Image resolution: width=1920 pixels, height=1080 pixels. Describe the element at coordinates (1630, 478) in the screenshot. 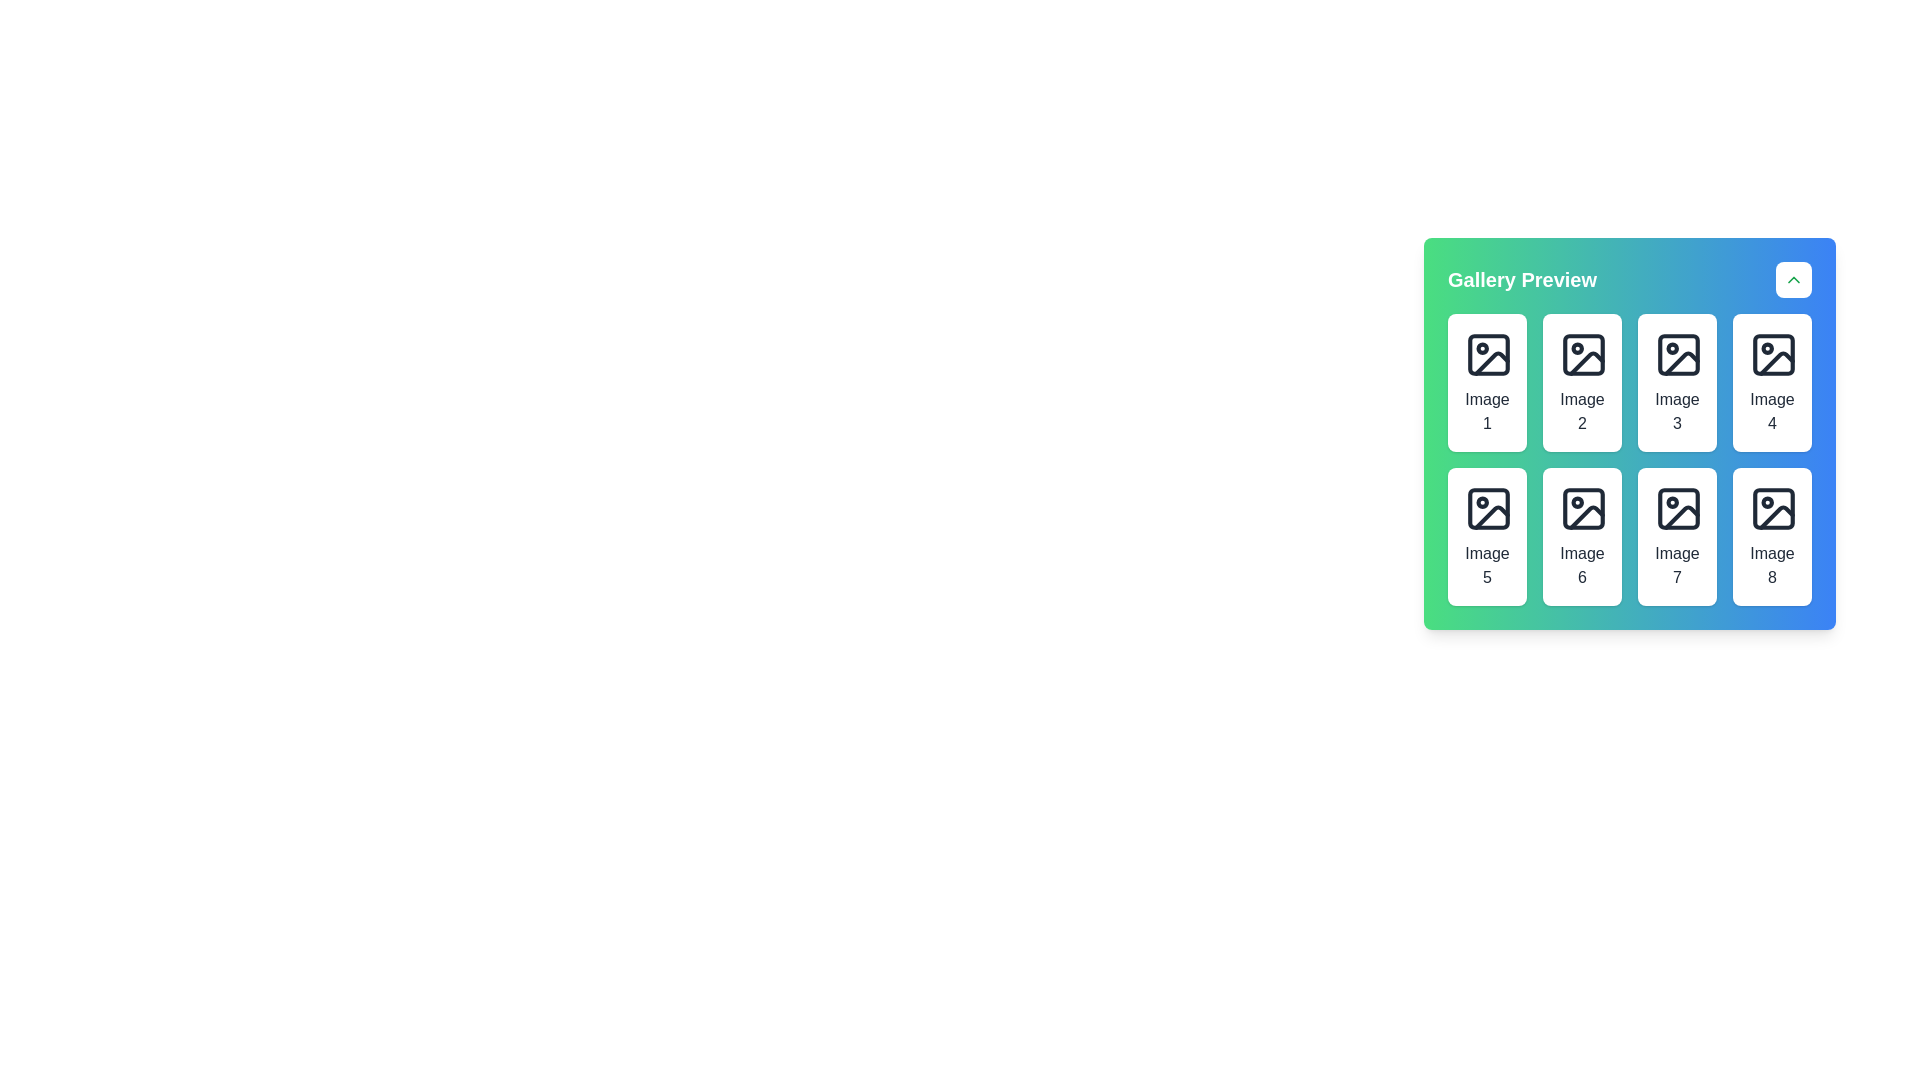

I see `inside the 'Gallery Preview' pop-up panel to interact with its subcomponents, including the image placeholders labeled 'Image 1' to 'Image 8'` at that location.